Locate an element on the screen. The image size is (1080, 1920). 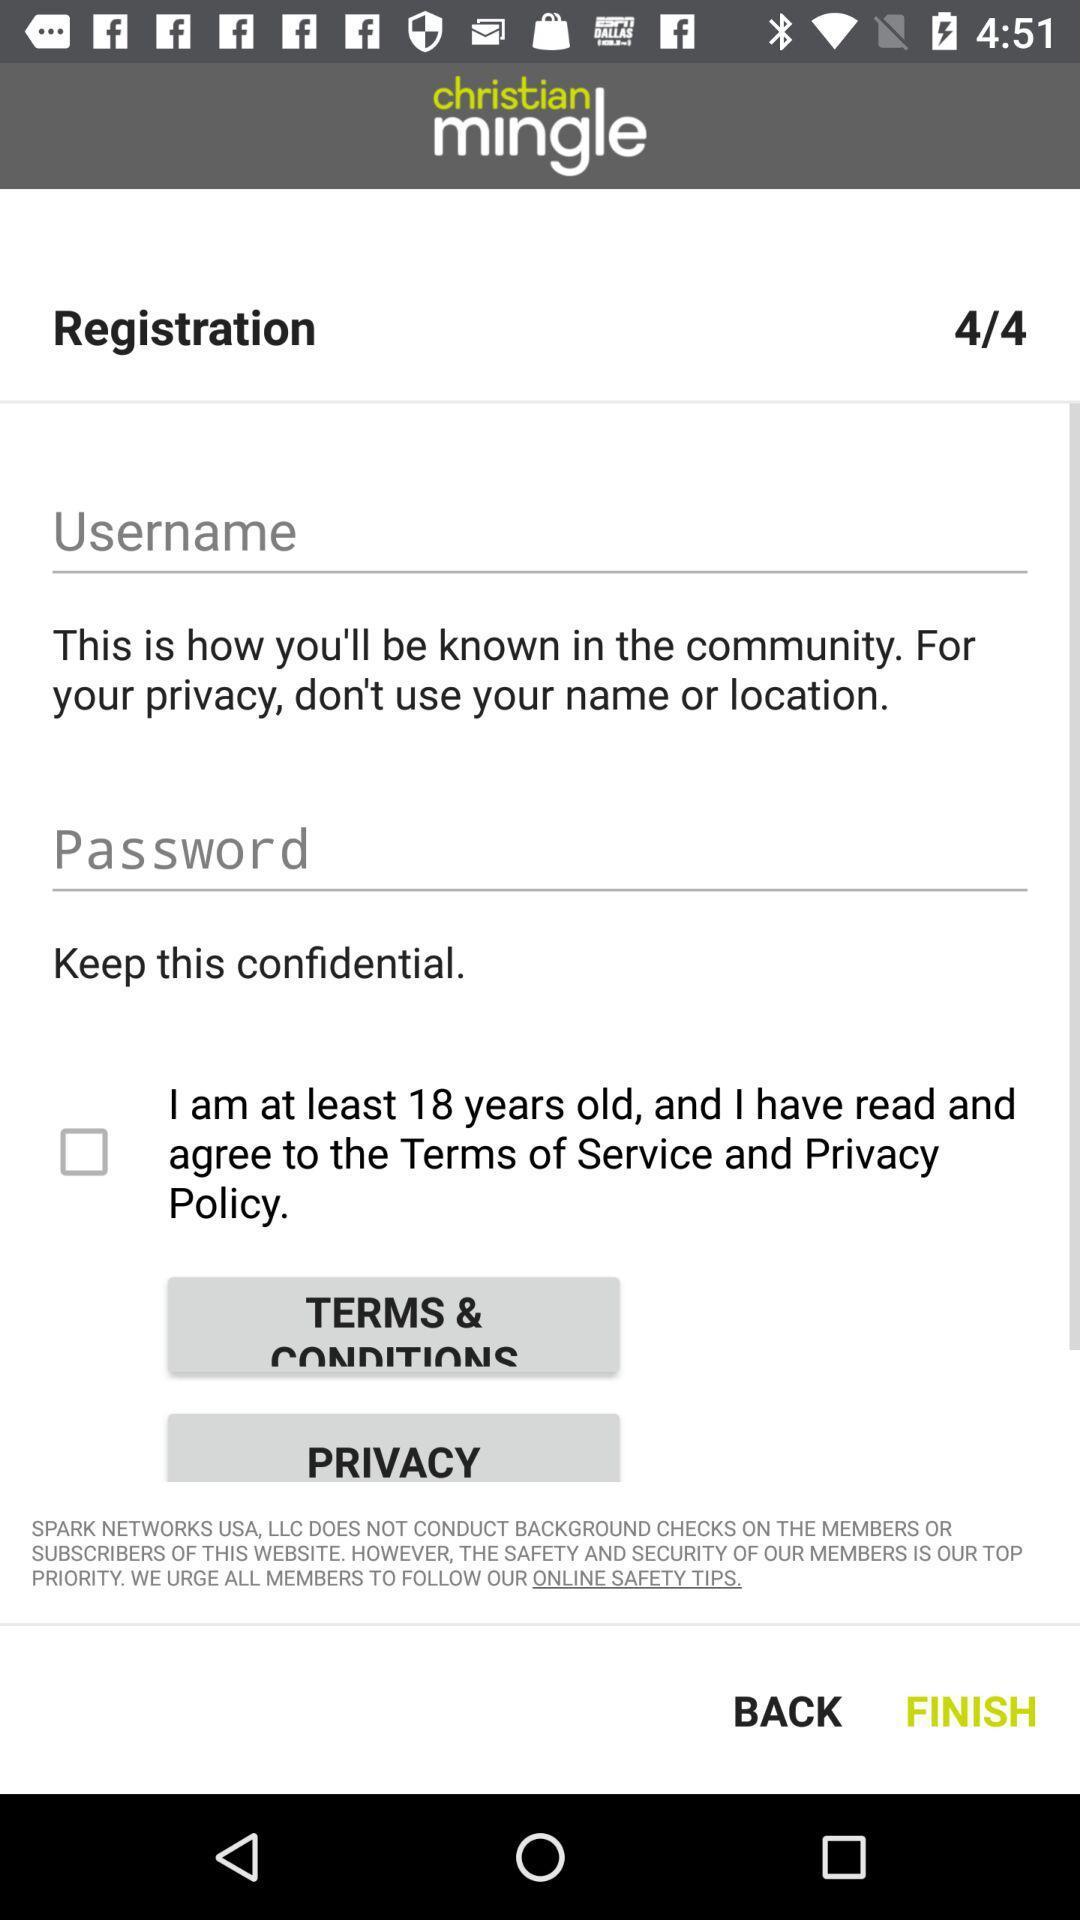
the terms & conditions is located at coordinates (393, 1324).